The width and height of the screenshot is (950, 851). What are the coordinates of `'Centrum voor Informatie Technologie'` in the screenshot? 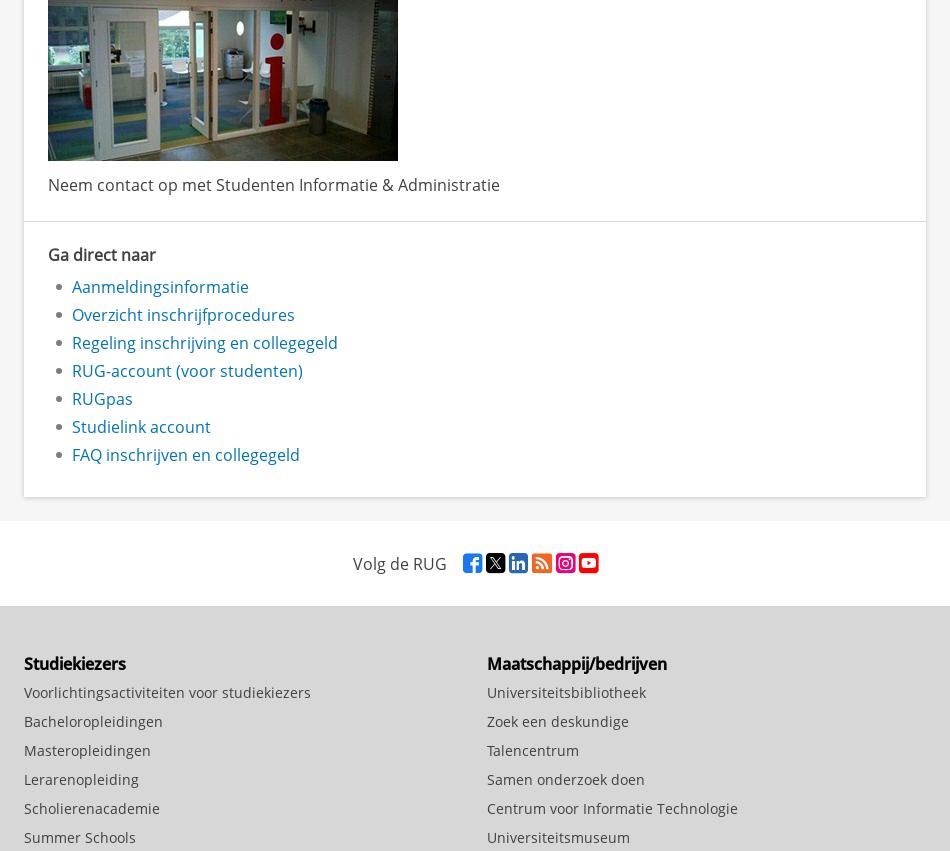 It's located at (612, 806).